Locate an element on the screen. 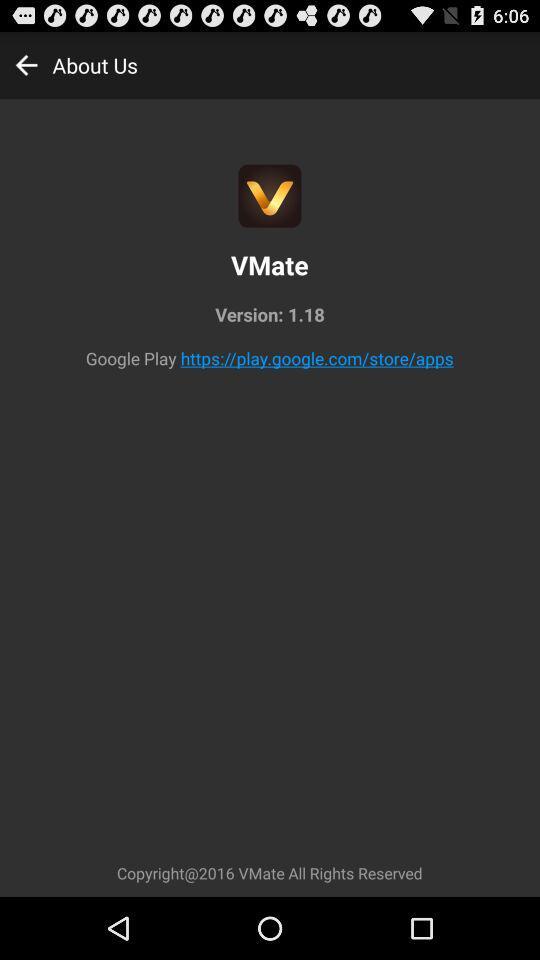 The width and height of the screenshot is (540, 960). item above the copyright 2016 vmate icon is located at coordinates (317, 358).